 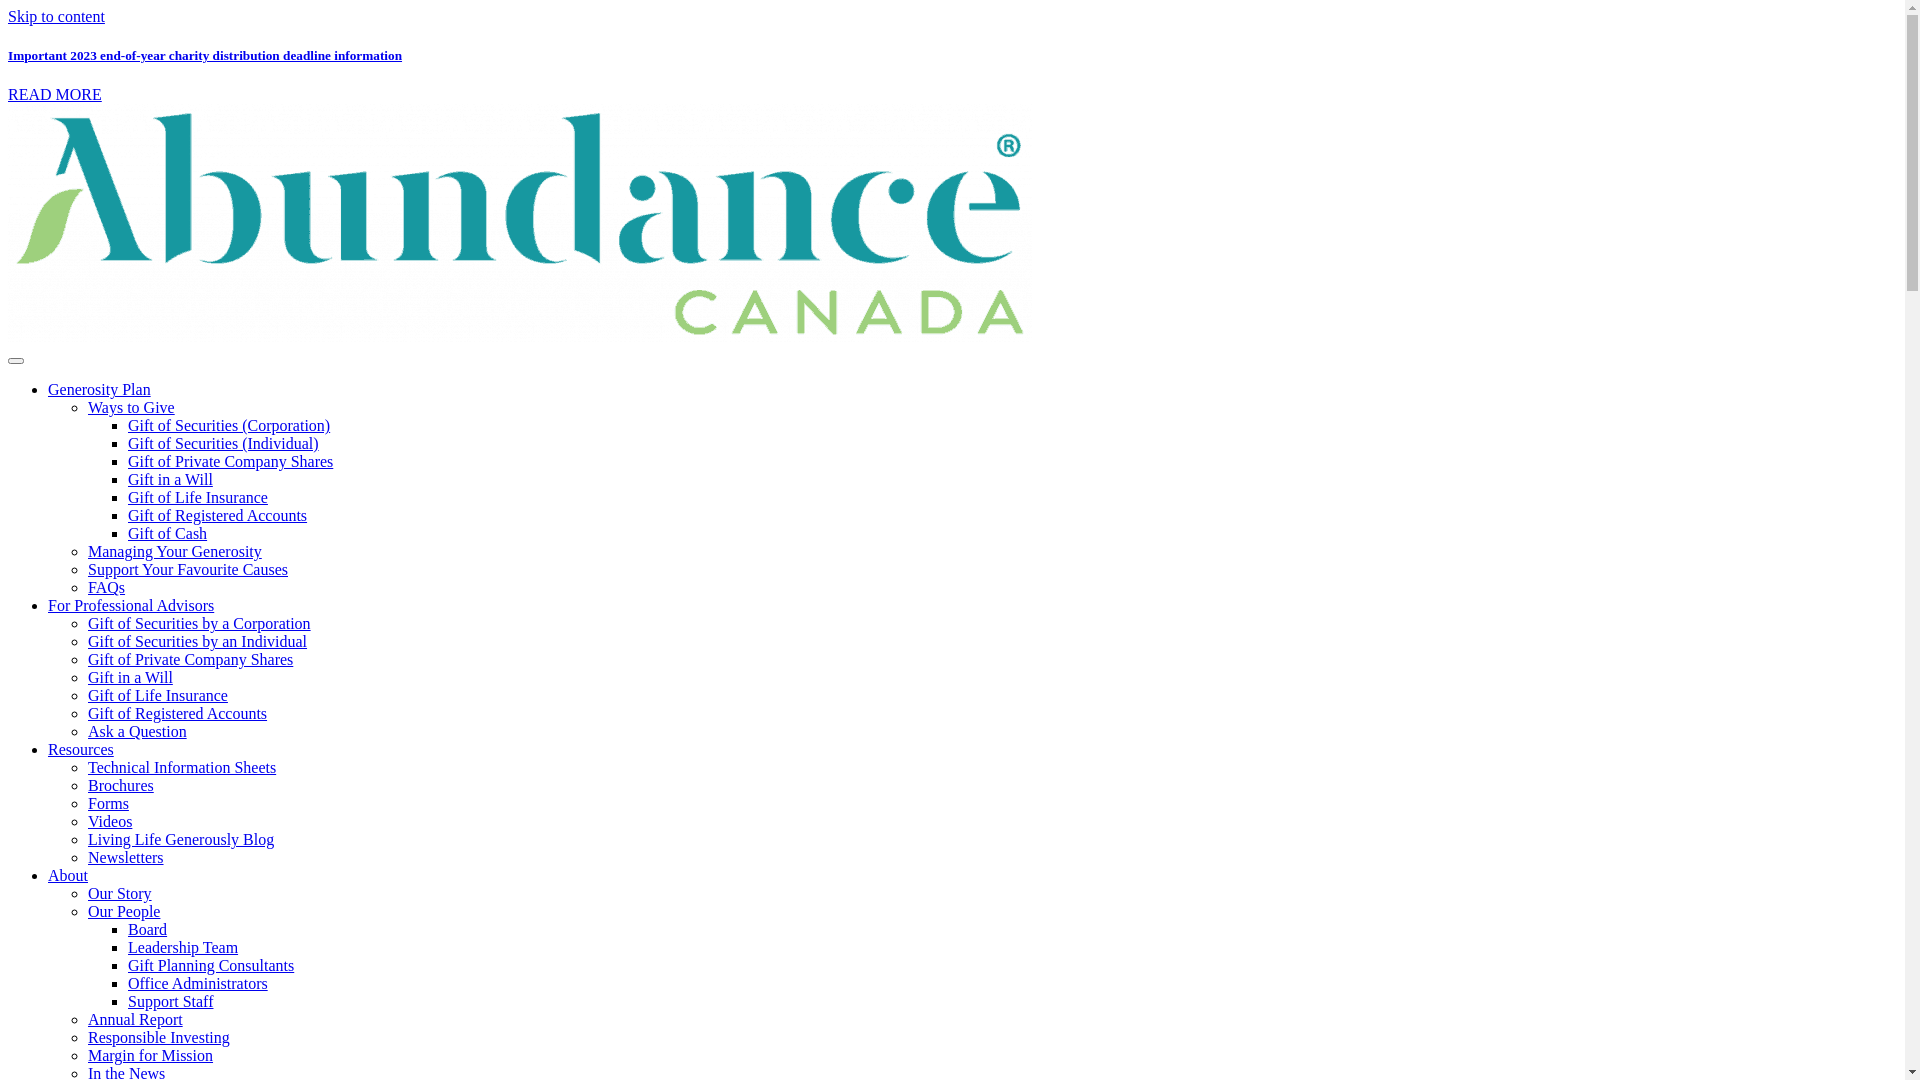 What do you see at coordinates (187, 569) in the screenshot?
I see `'Support Your Favourite Causes'` at bounding box center [187, 569].